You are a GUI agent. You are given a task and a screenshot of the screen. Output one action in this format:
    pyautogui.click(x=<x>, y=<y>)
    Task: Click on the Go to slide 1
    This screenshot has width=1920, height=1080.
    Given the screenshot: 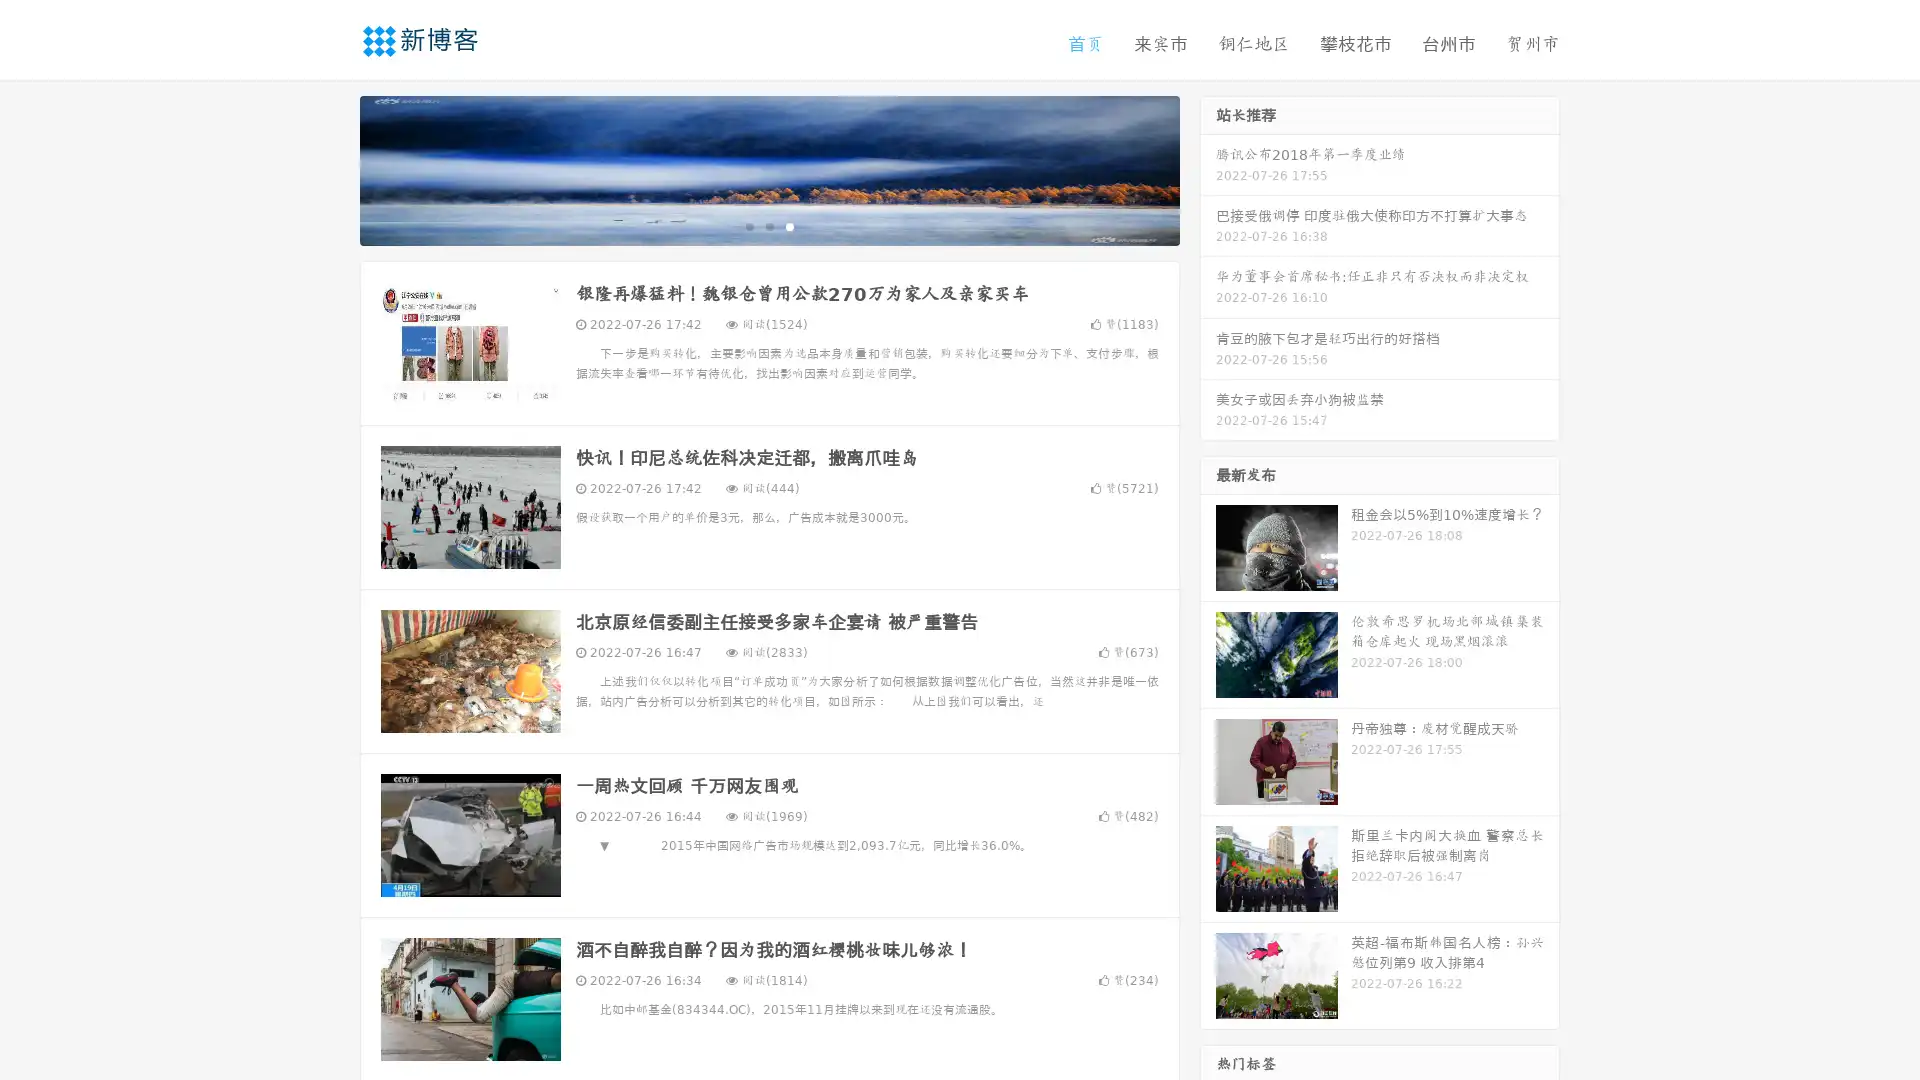 What is the action you would take?
    pyautogui.click(x=748, y=225)
    